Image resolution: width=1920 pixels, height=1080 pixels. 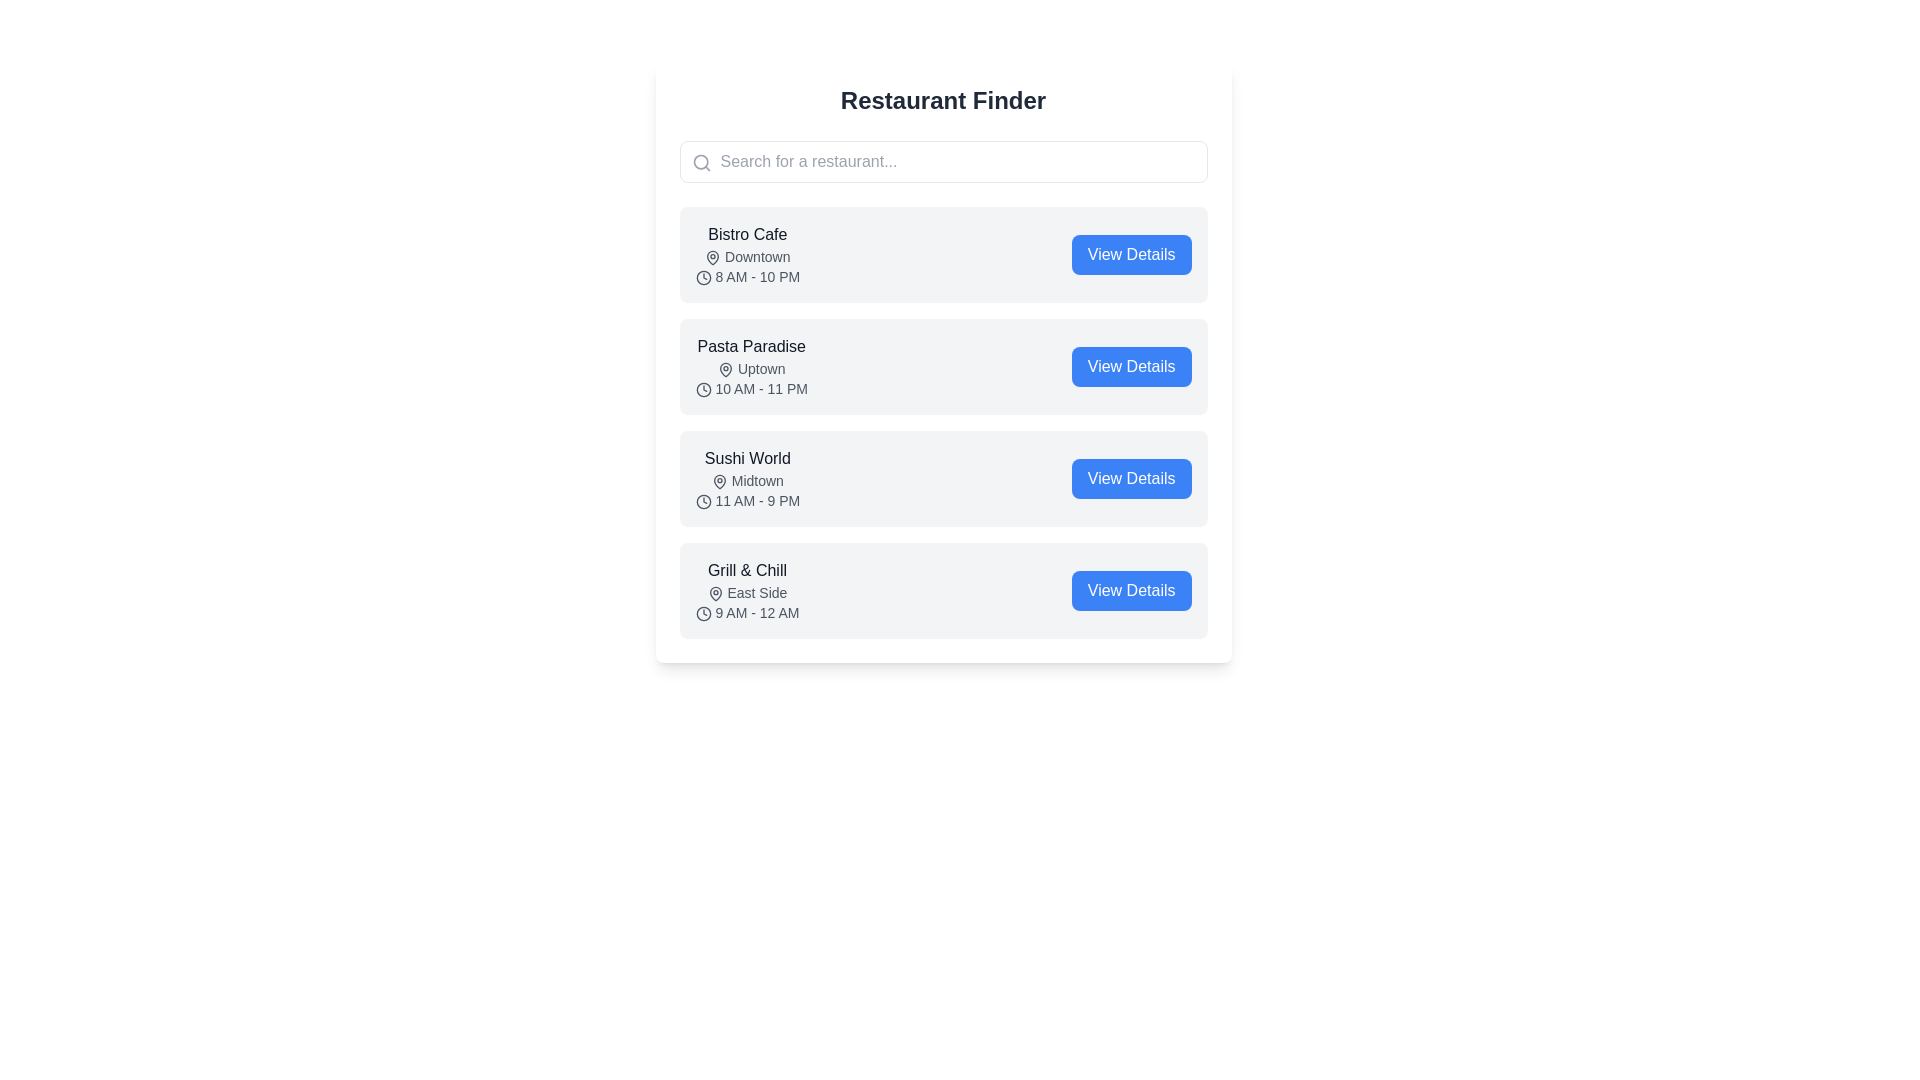 I want to click on the clock icon representing the operating hours of the restaurant 'Grill & Chill', which is located in the fourth slot of the list, to initiate potential interaction, so click(x=703, y=613).